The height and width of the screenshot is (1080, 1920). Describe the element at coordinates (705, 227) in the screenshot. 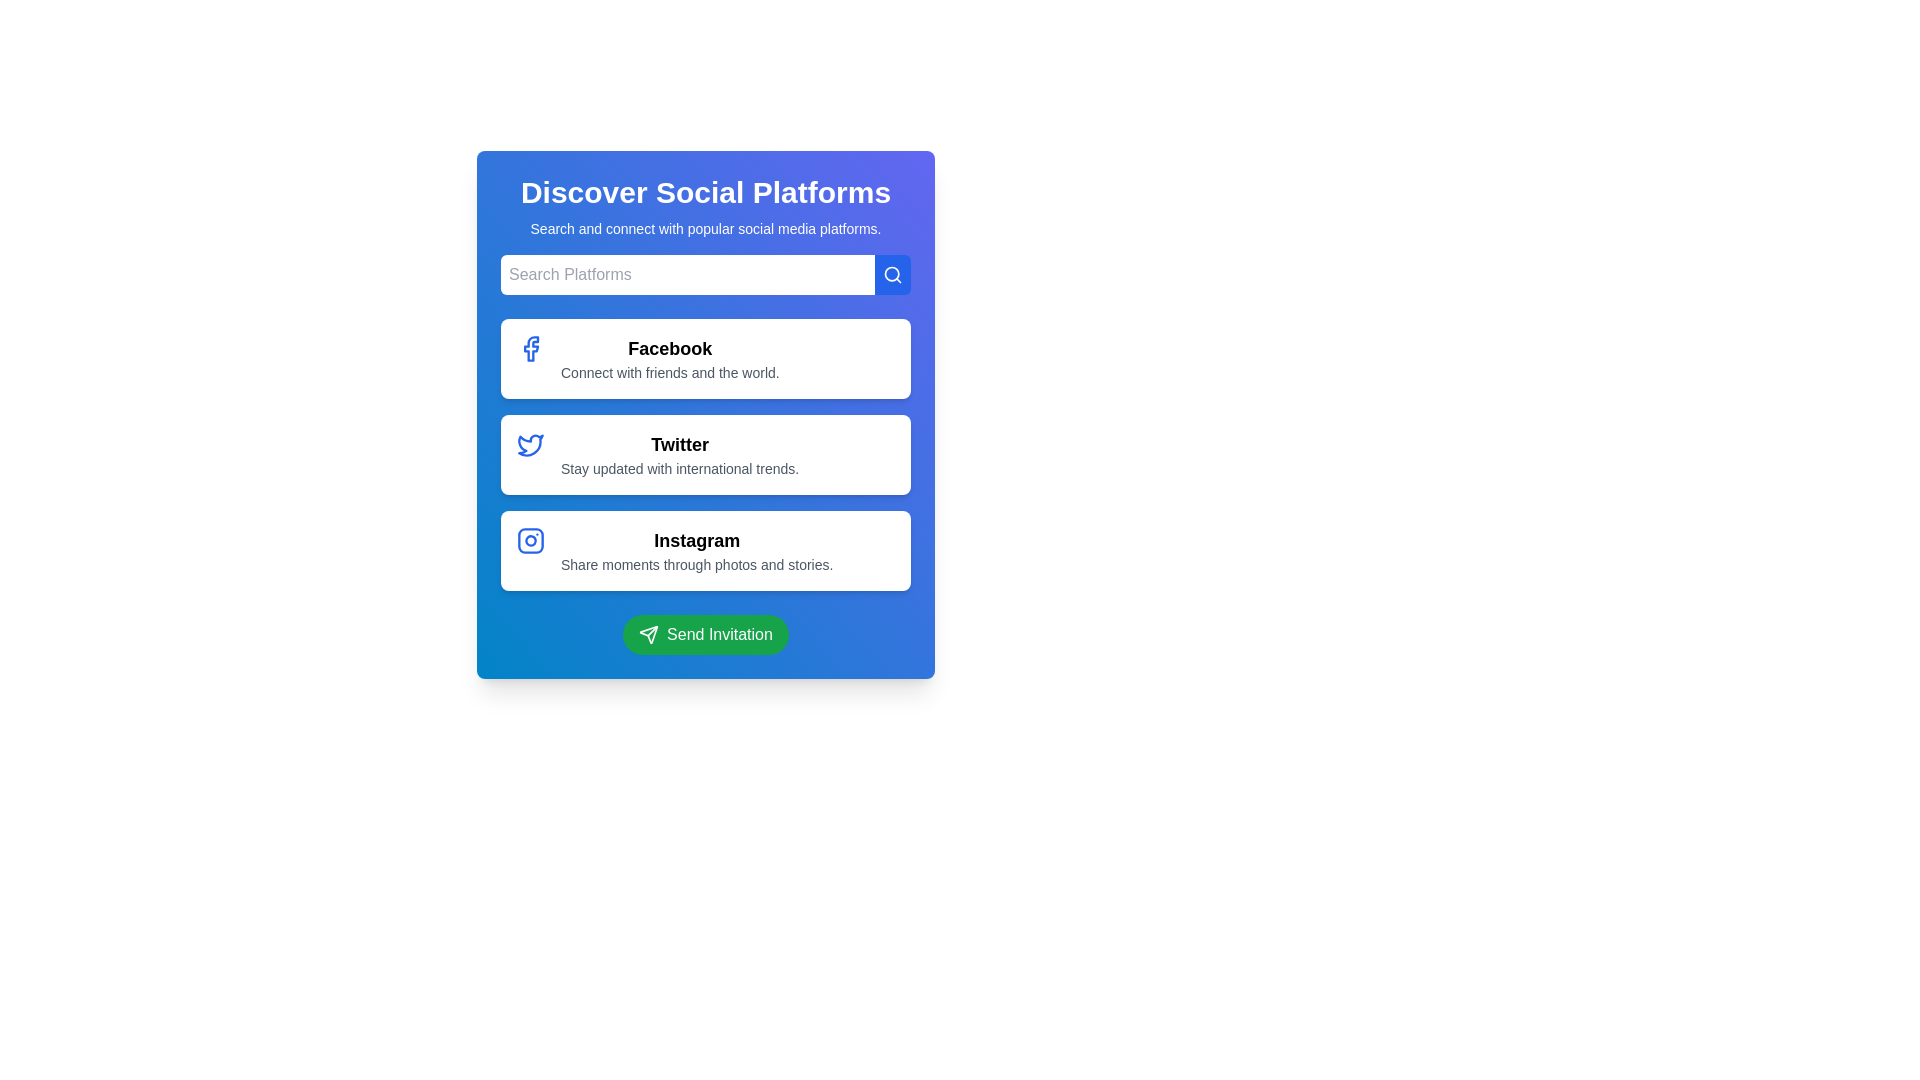

I see `the text label that contains 'Search and connect with popular social media platforms.' which is located beneath the title 'Discover Social Platforms' and above the search bar` at that location.